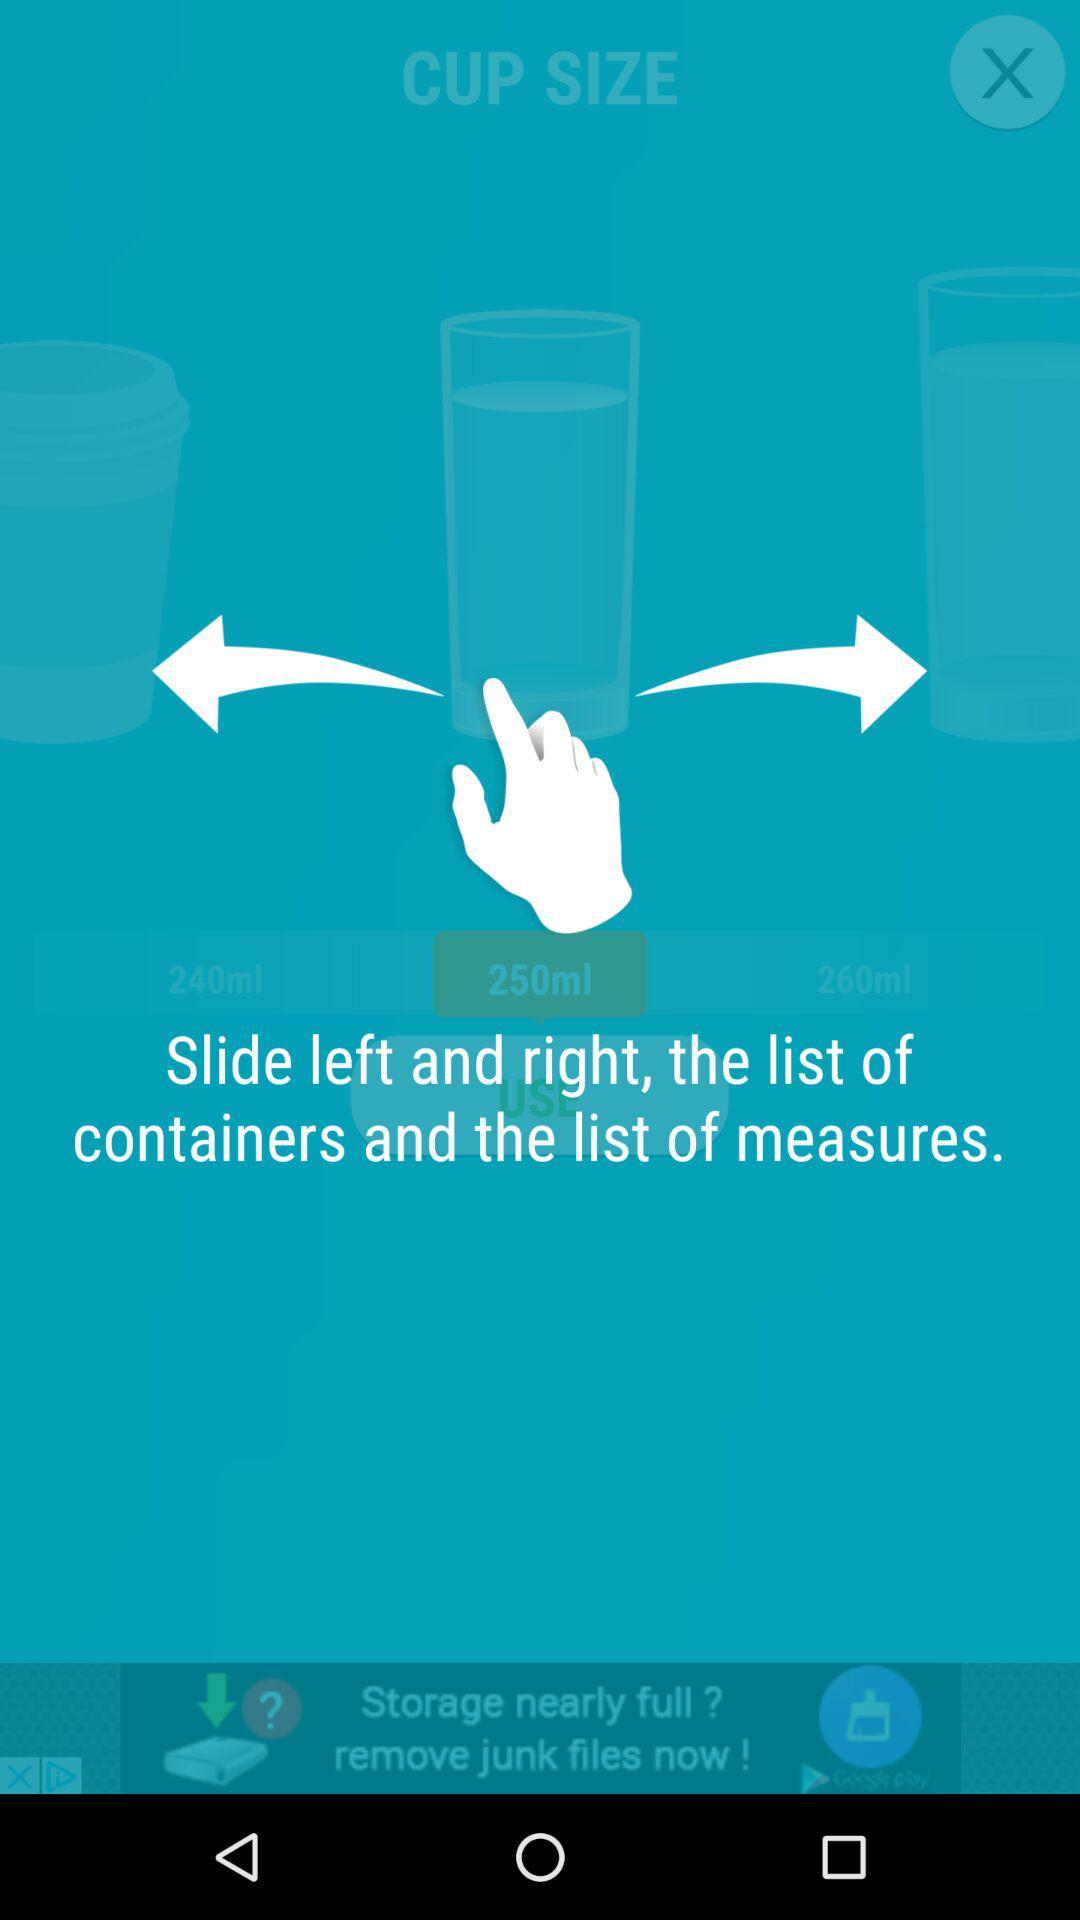 The height and width of the screenshot is (1920, 1080). I want to click on app to the right of the 240ml icon, so click(538, 1095).